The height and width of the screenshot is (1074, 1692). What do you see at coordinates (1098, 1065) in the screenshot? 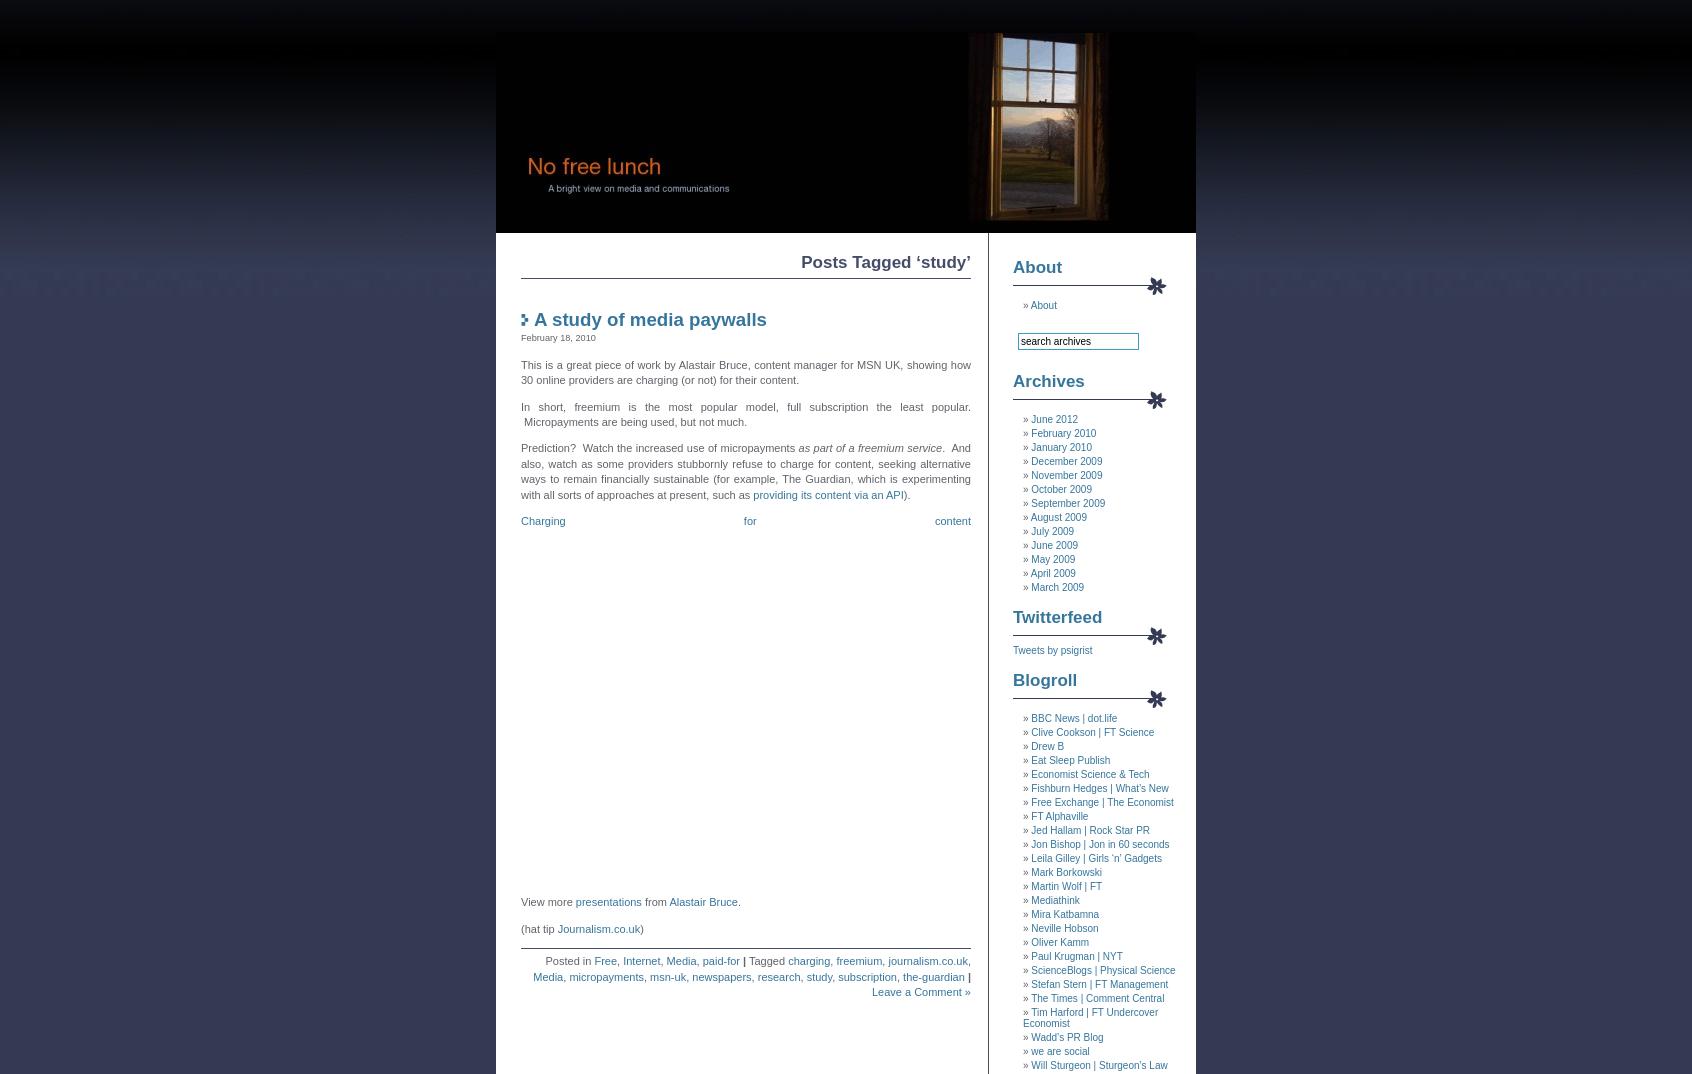
I see `'Will Sturgeon | Sturgeon’s Law'` at bounding box center [1098, 1065].